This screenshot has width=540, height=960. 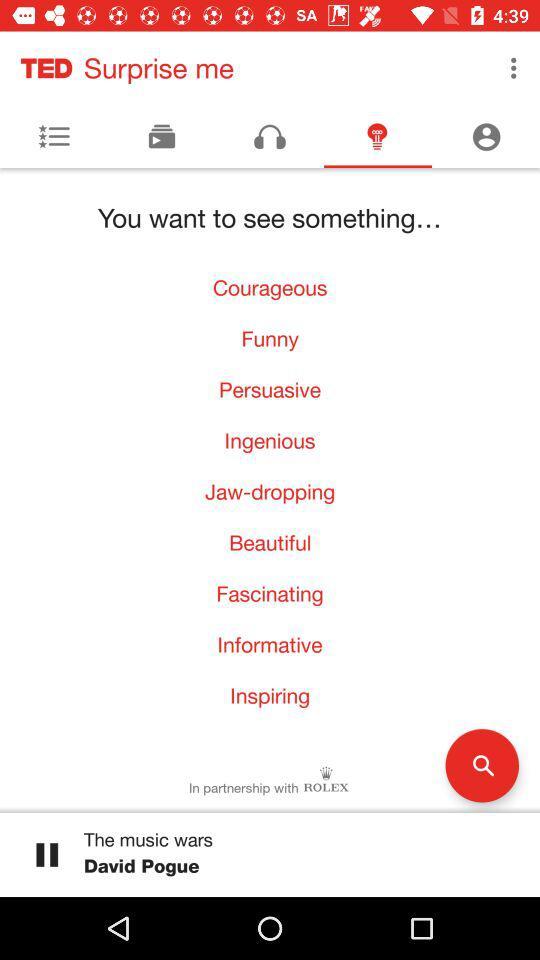 I want to click on inspiring icon, so click(x=270, y=695).